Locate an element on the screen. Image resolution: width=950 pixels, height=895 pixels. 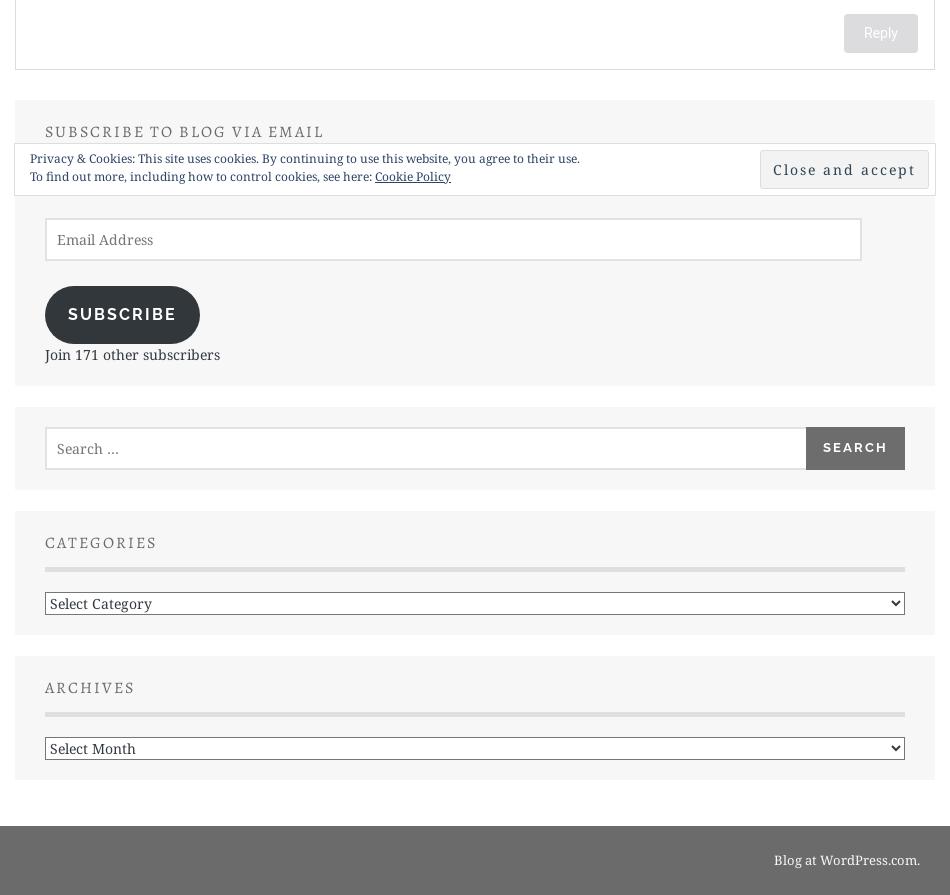
'To find out more, including how to control cookies, see here:' is located at coordinates (202, 176).